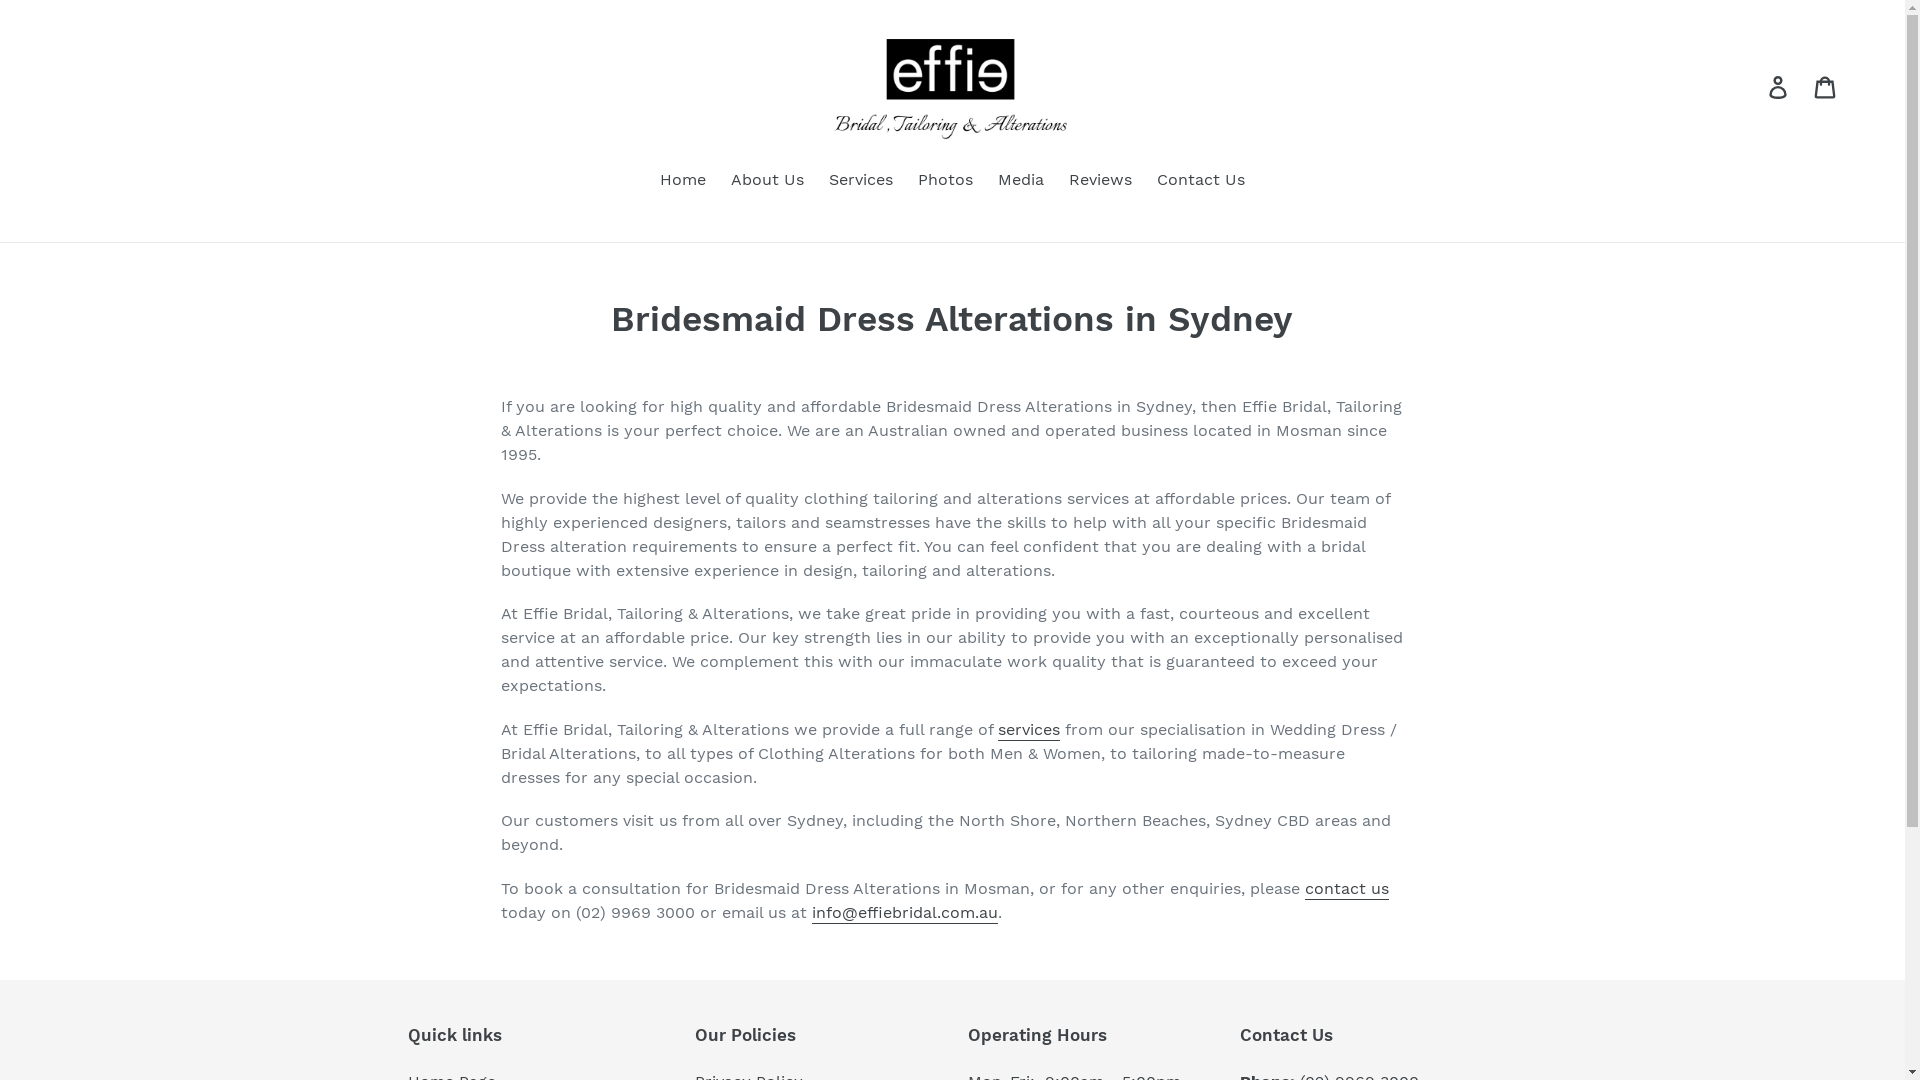  Describe the element at coordinates (1347, 887) in the screenshot. I see `'contact us'` at that location.